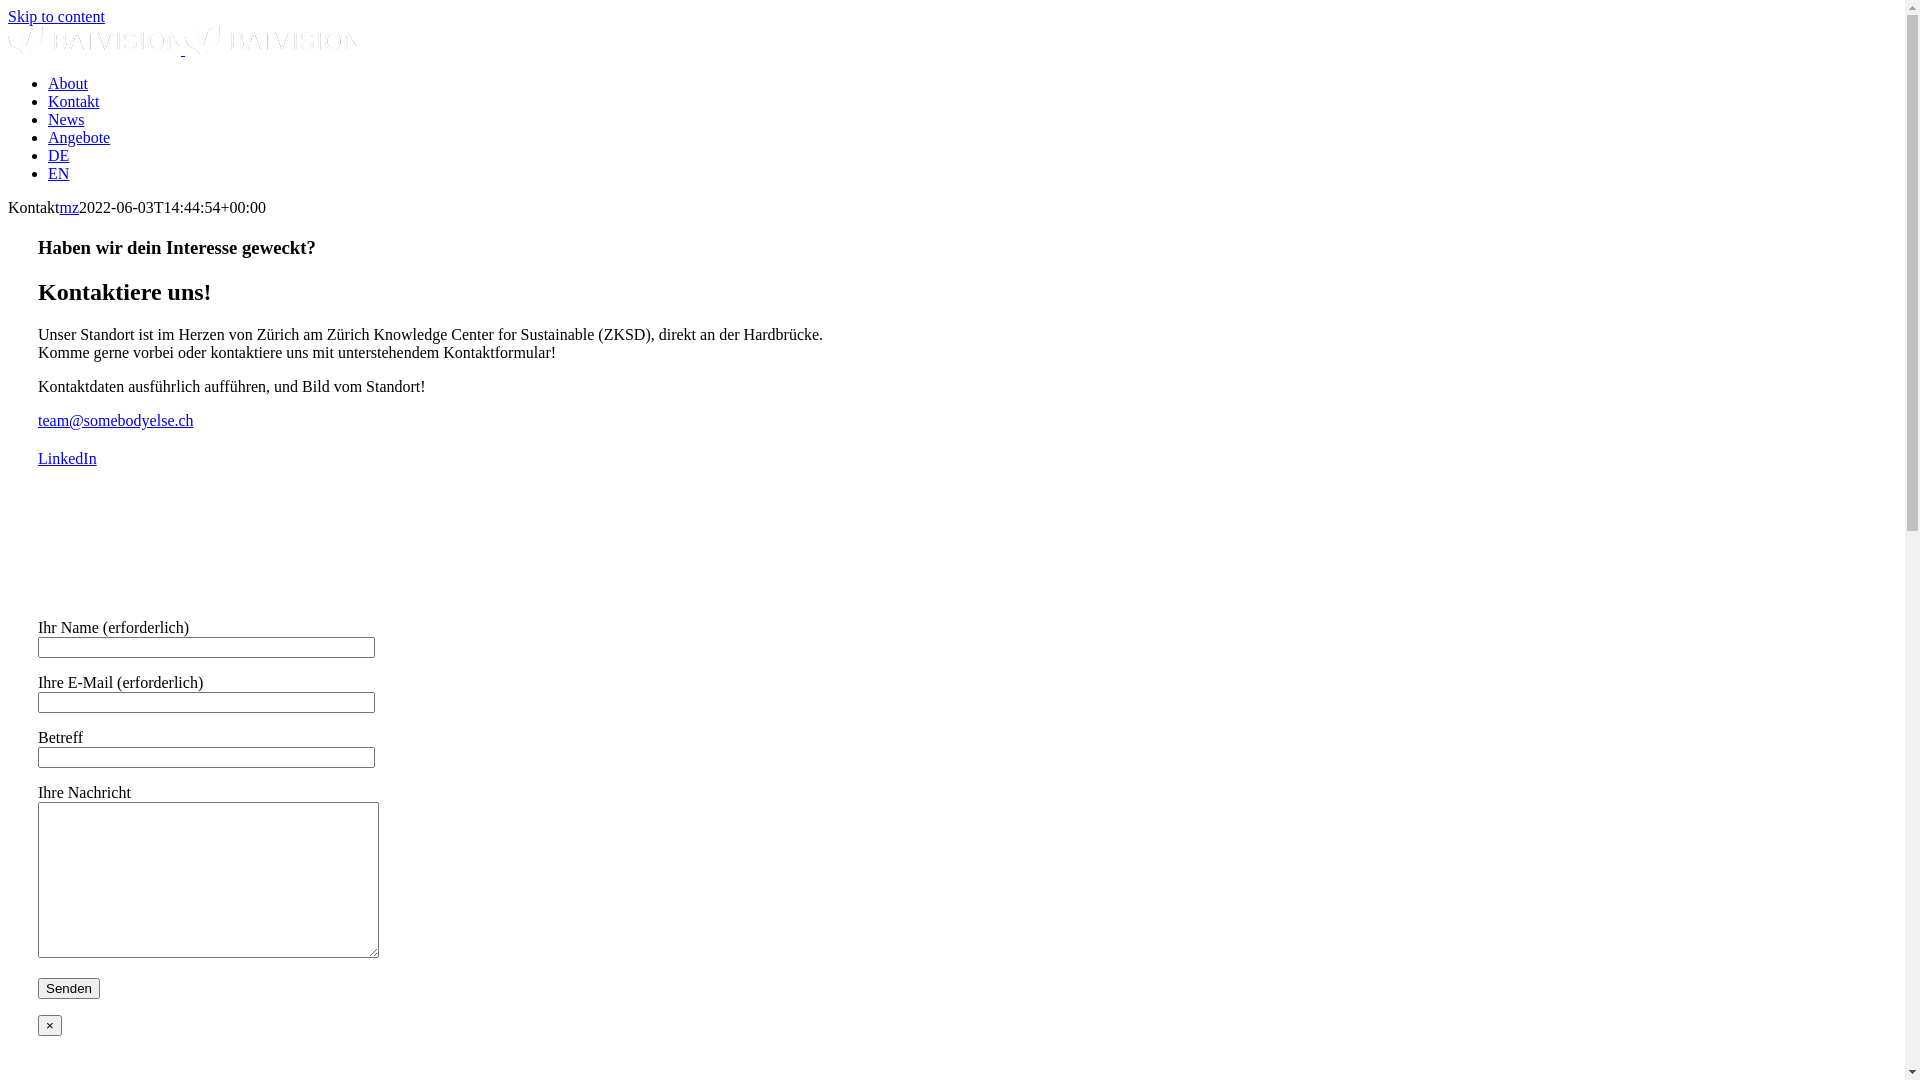  Describe the element at coordinates (78, 136) in the screenshot. I see `'Angebote'` at that location.